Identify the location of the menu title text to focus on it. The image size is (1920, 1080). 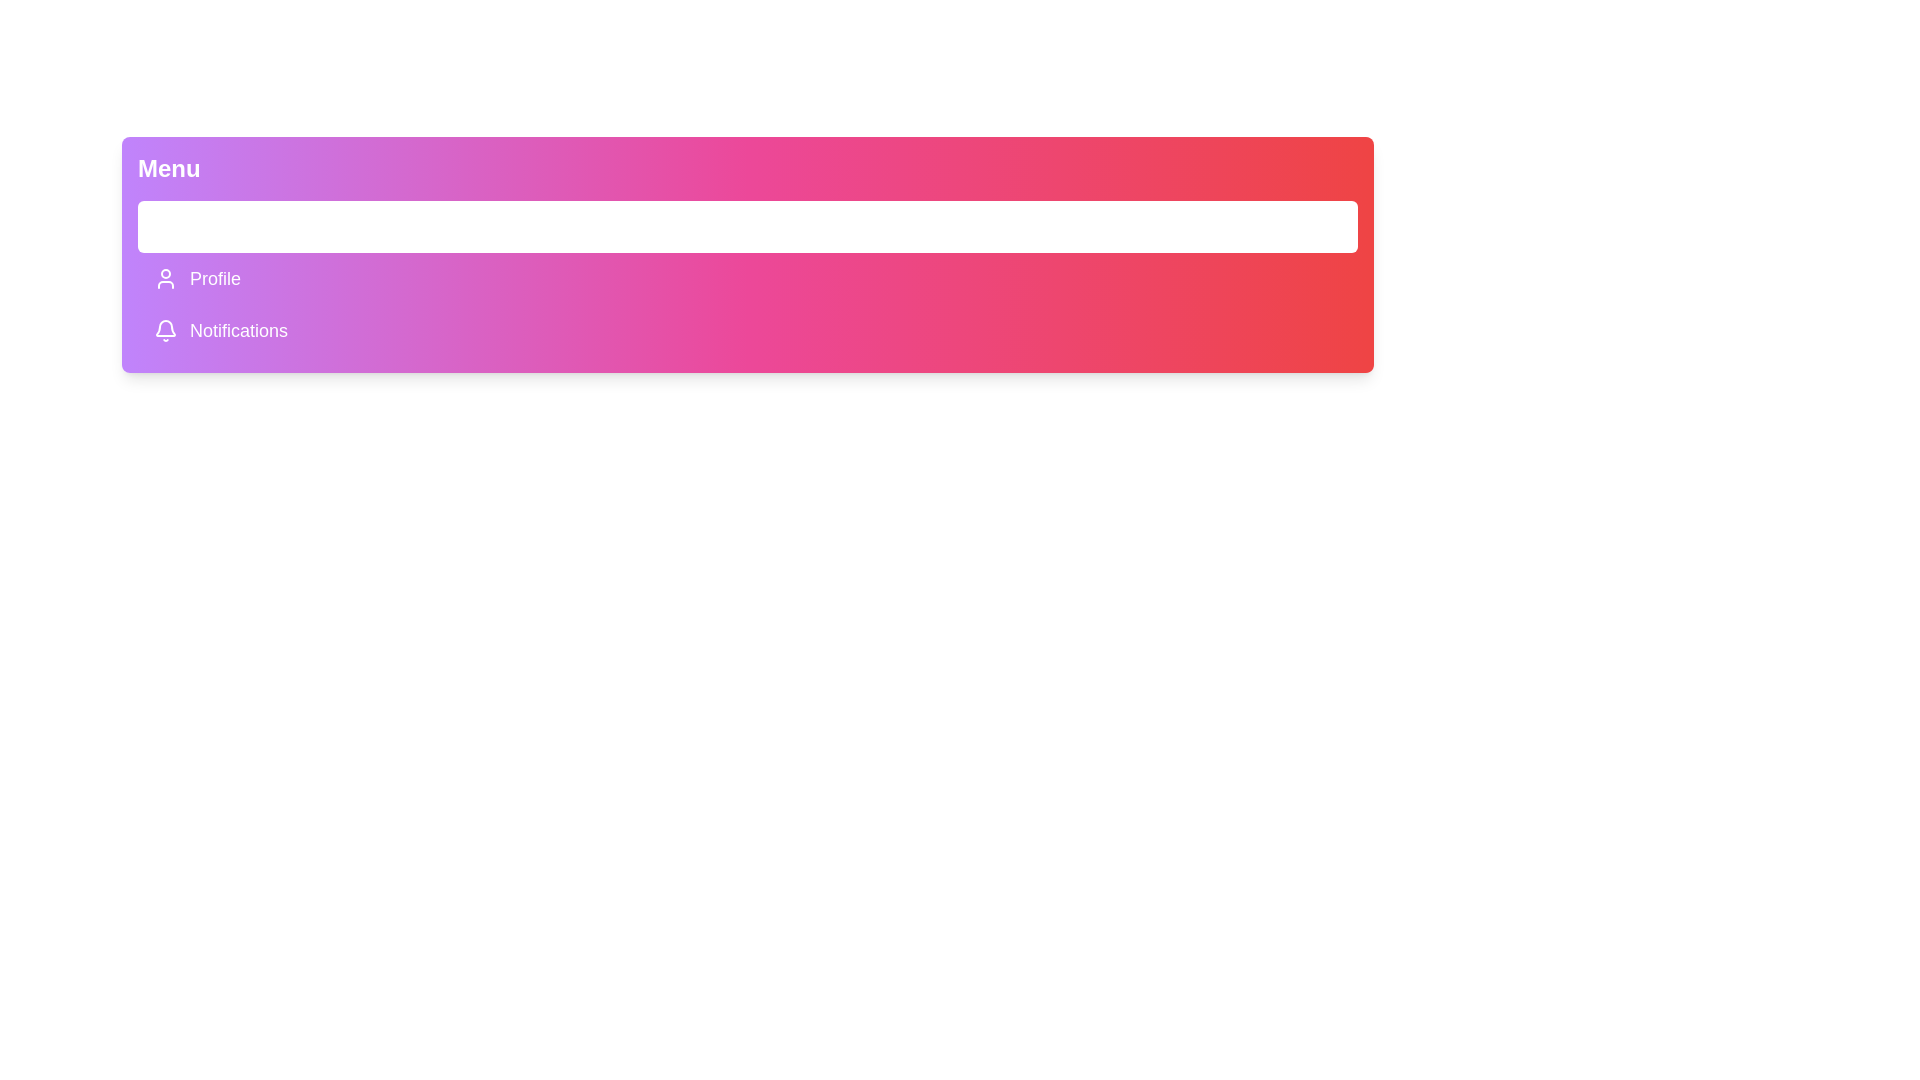
(168, 168).